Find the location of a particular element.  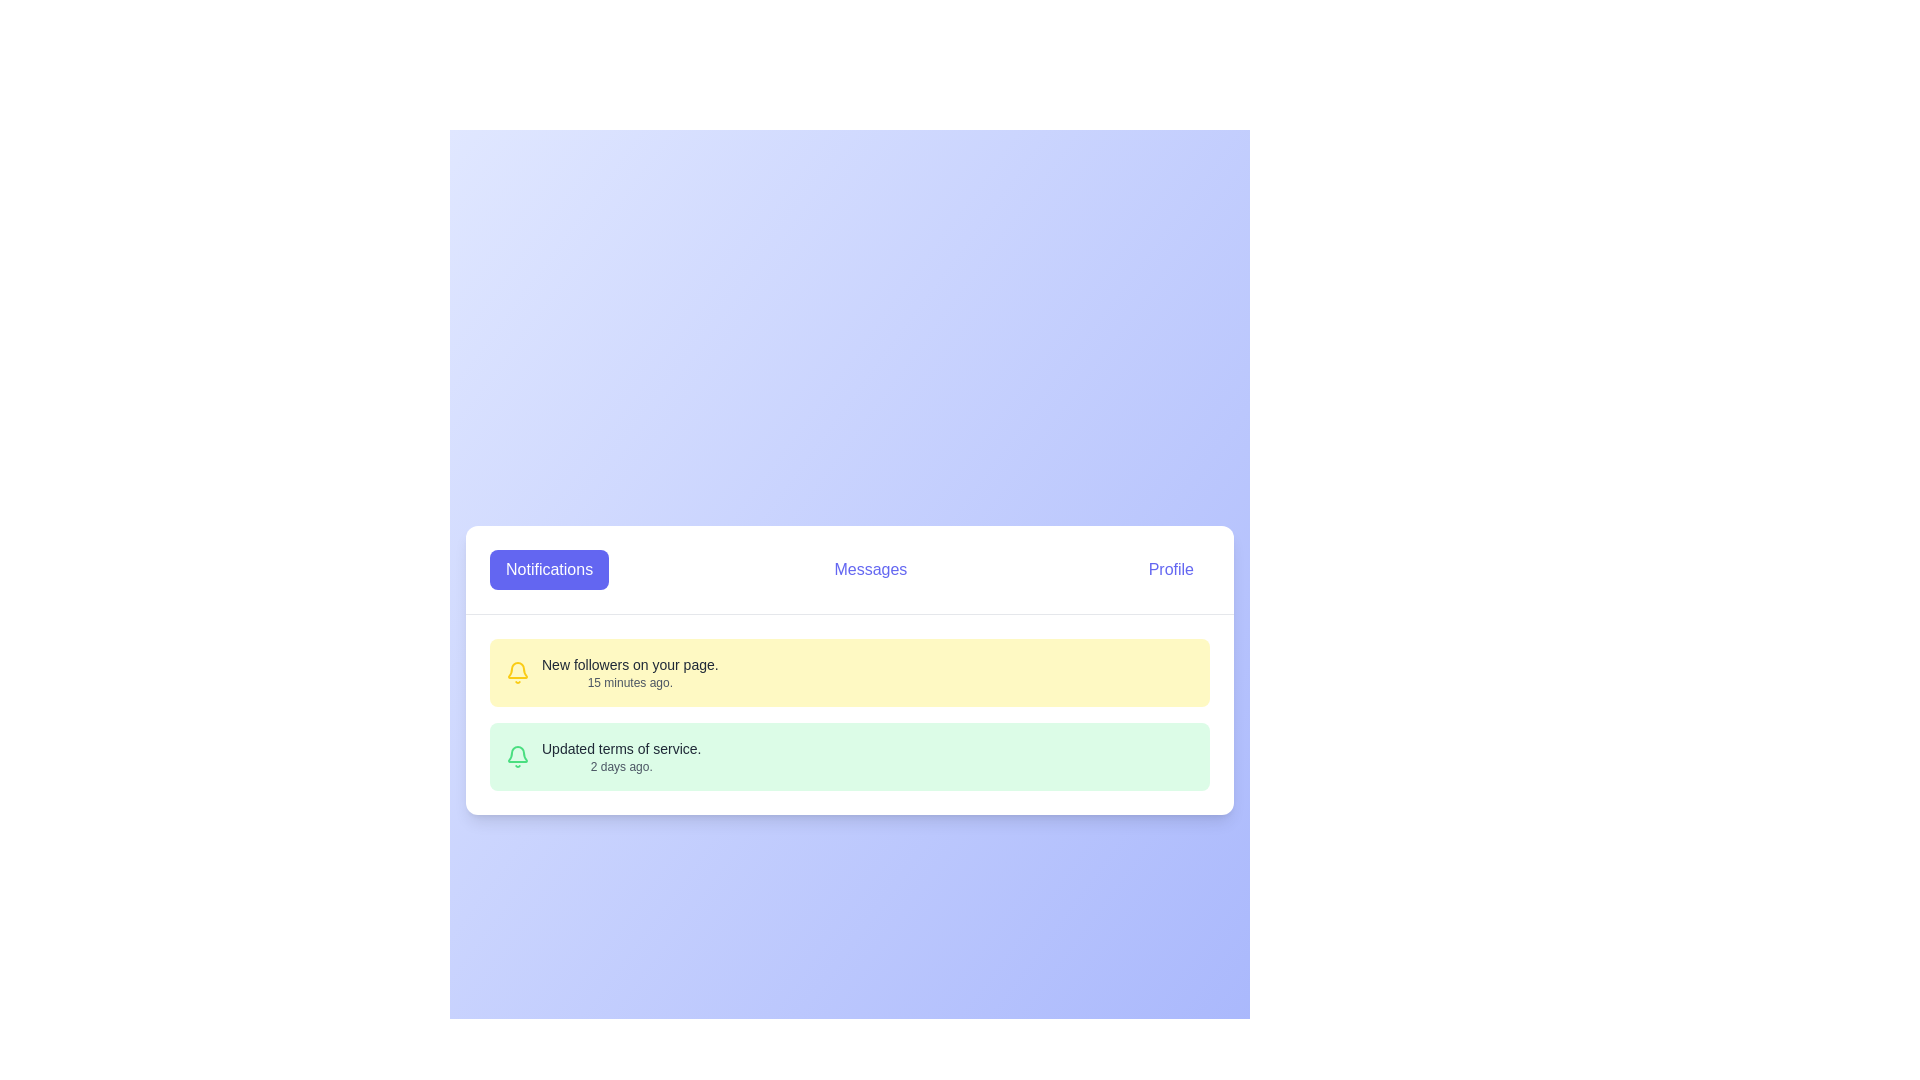

the 'Profile' button with rounded edges, styled in indigo, located in the navigation bar is located at coordinates (1171, 569).